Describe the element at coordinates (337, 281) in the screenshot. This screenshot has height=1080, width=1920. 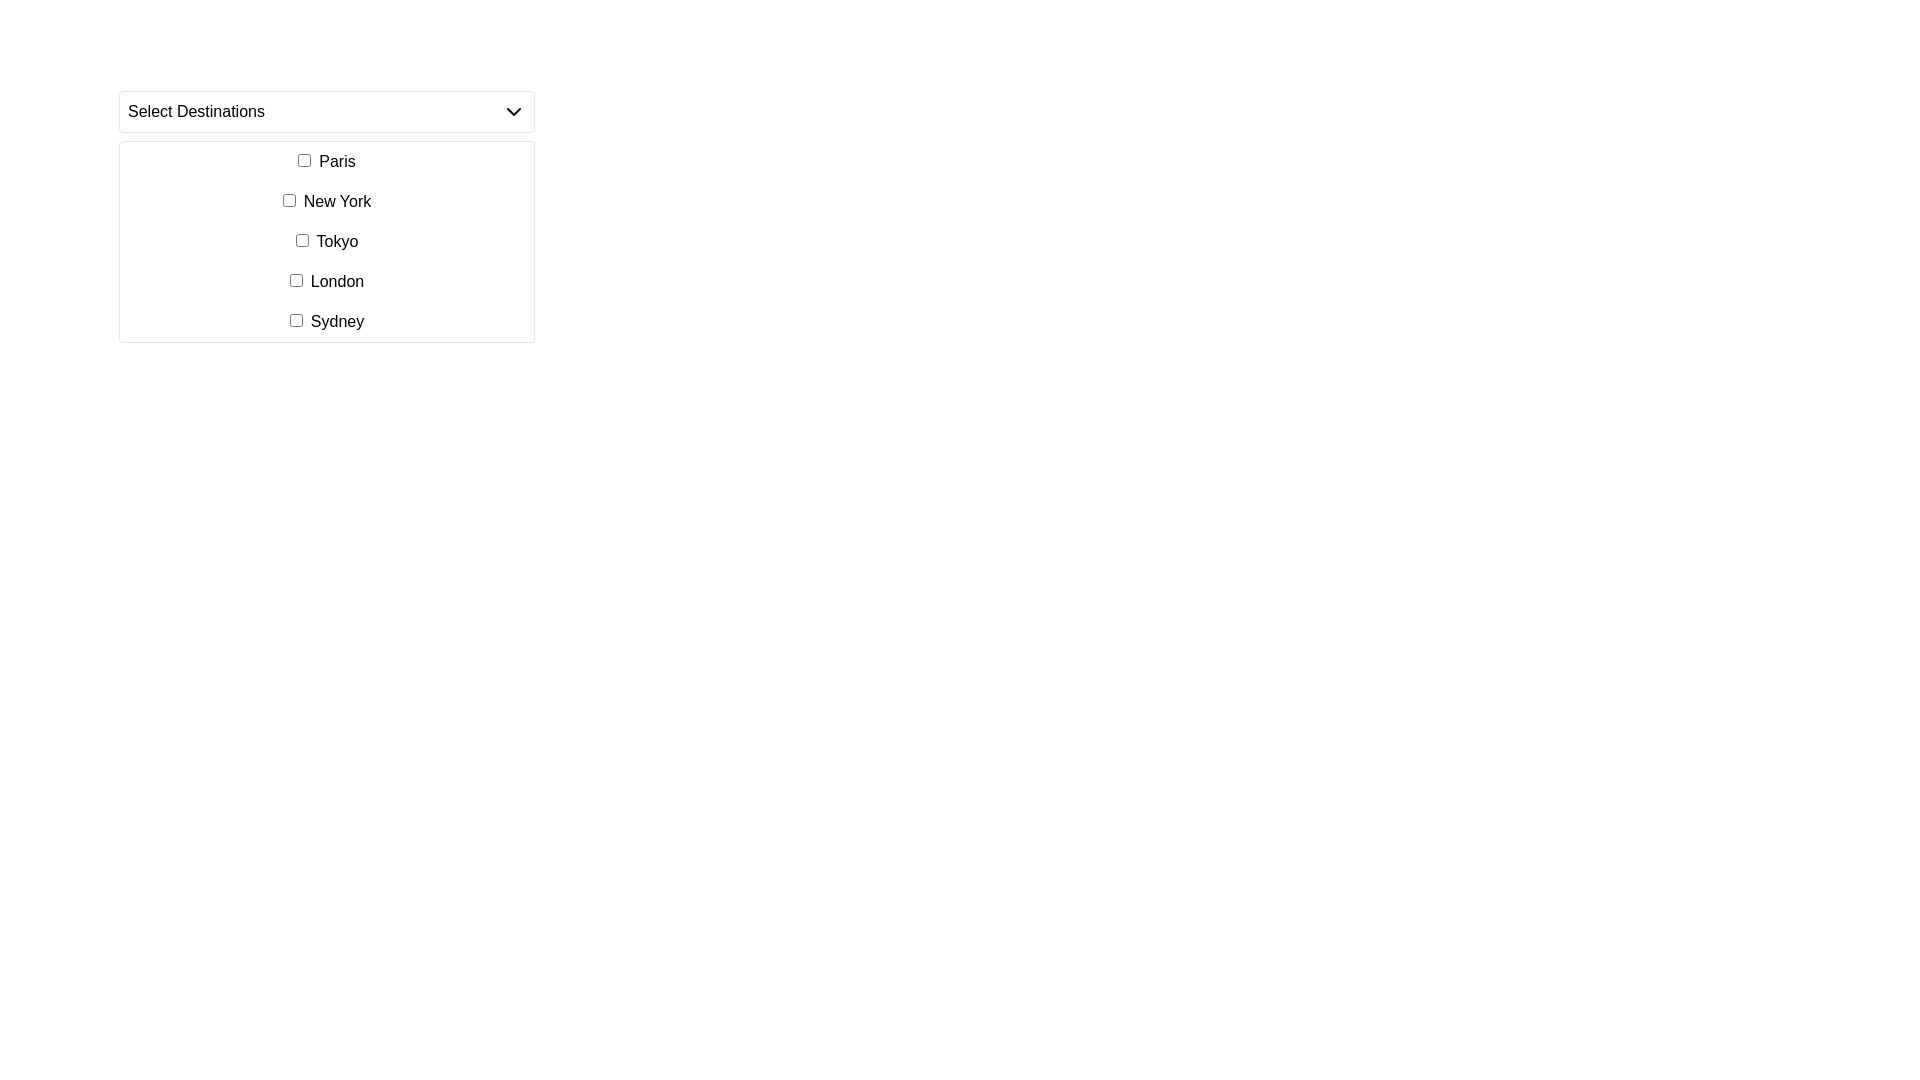
I see `text of the Label element containing 'London', which is the fourth entry in the 'Select Destinations' dropdown list` at that location.